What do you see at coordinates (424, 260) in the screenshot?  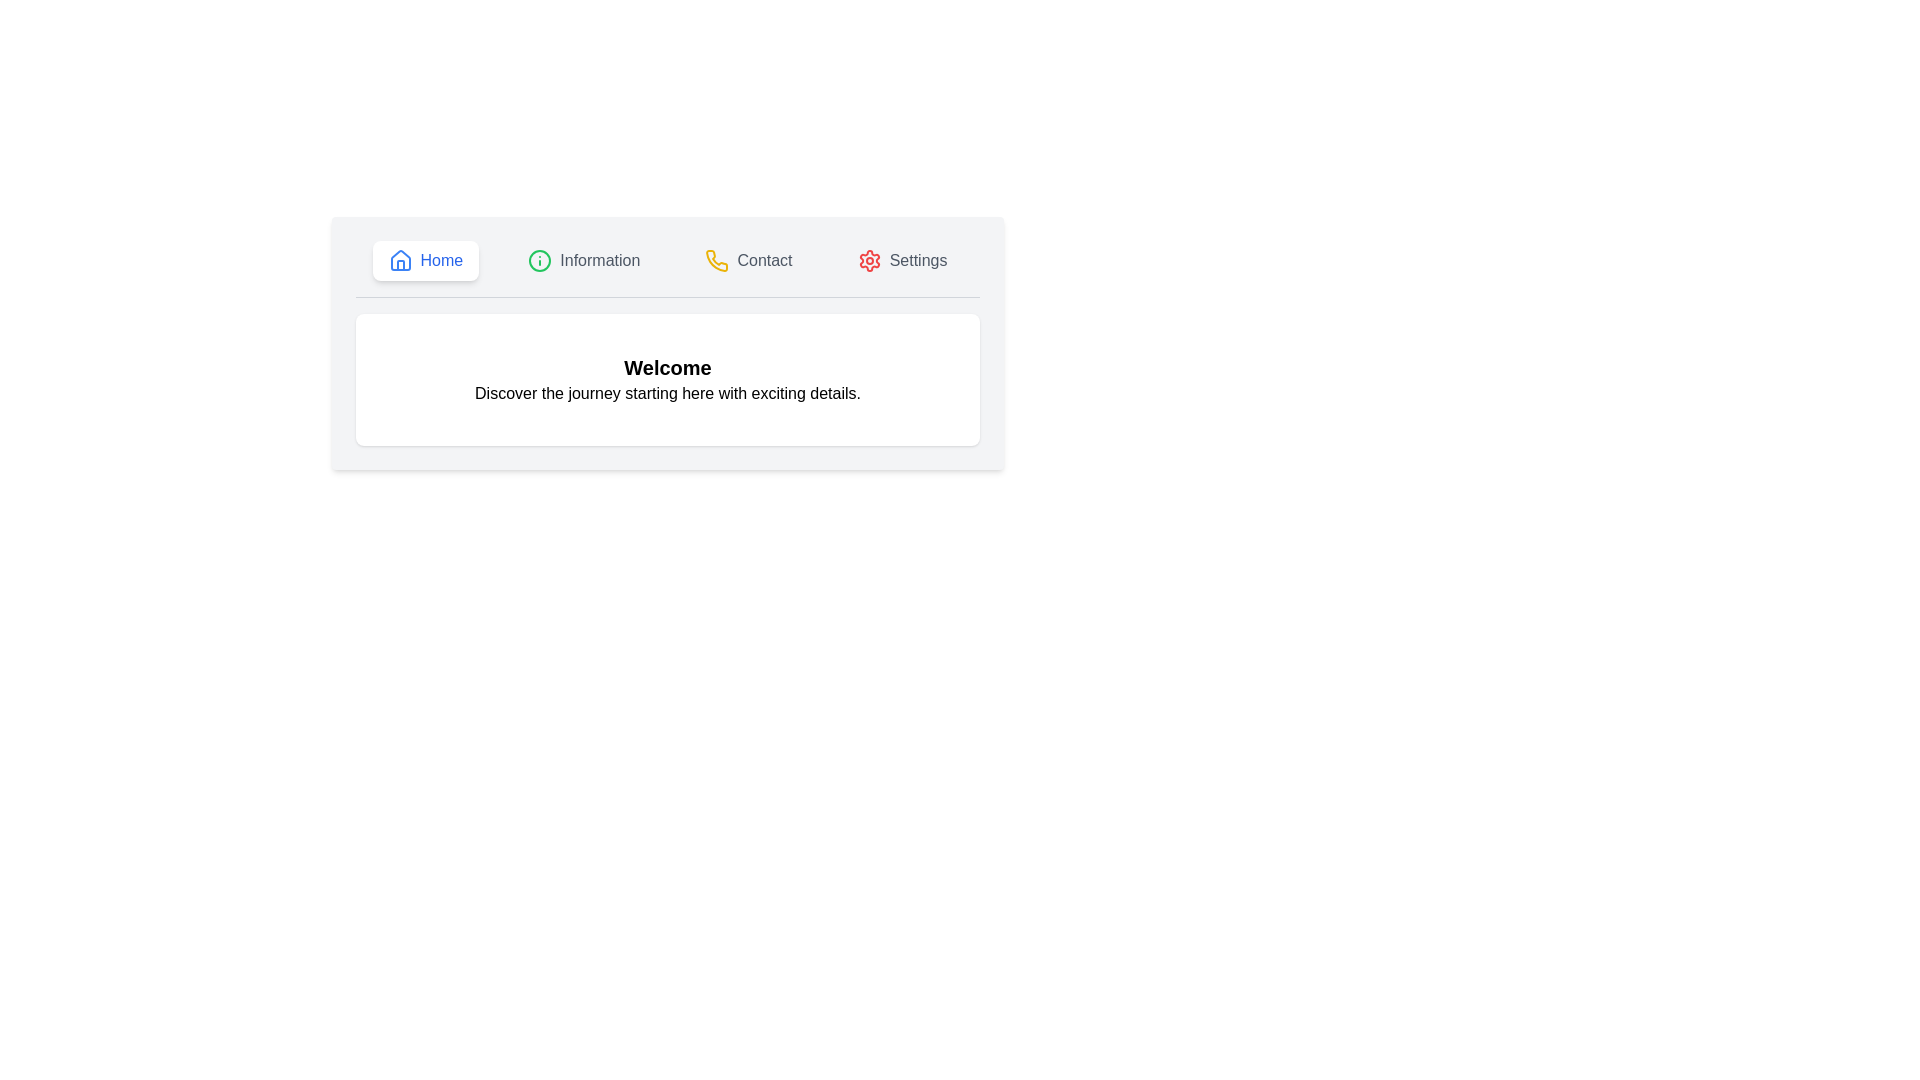 I see `the 'Home' button, which features a blue house icon and the text 'Home'` at bounding box center [424, 260].